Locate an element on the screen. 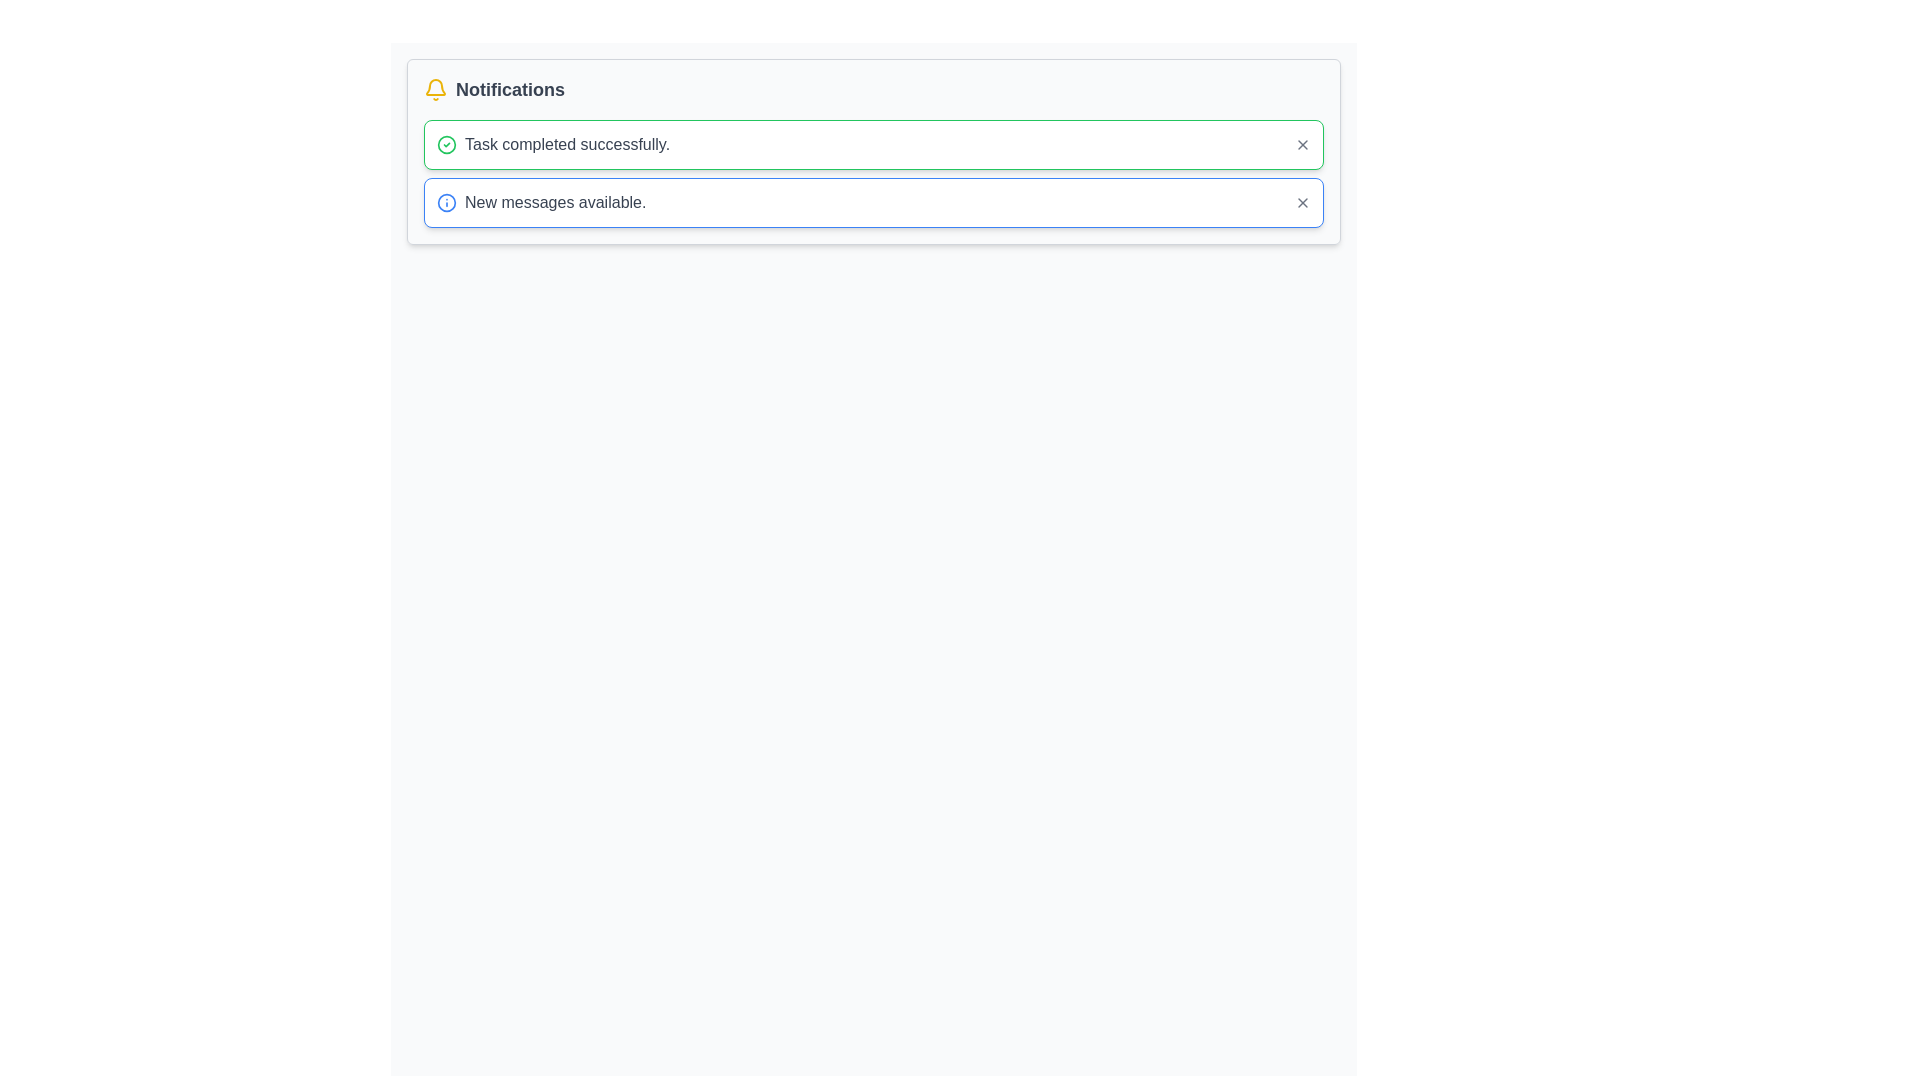 The height and width of the screenshot is (1080, 1920). the static text label that indicates the successful completion of a task is located at coordinates (566, 144).